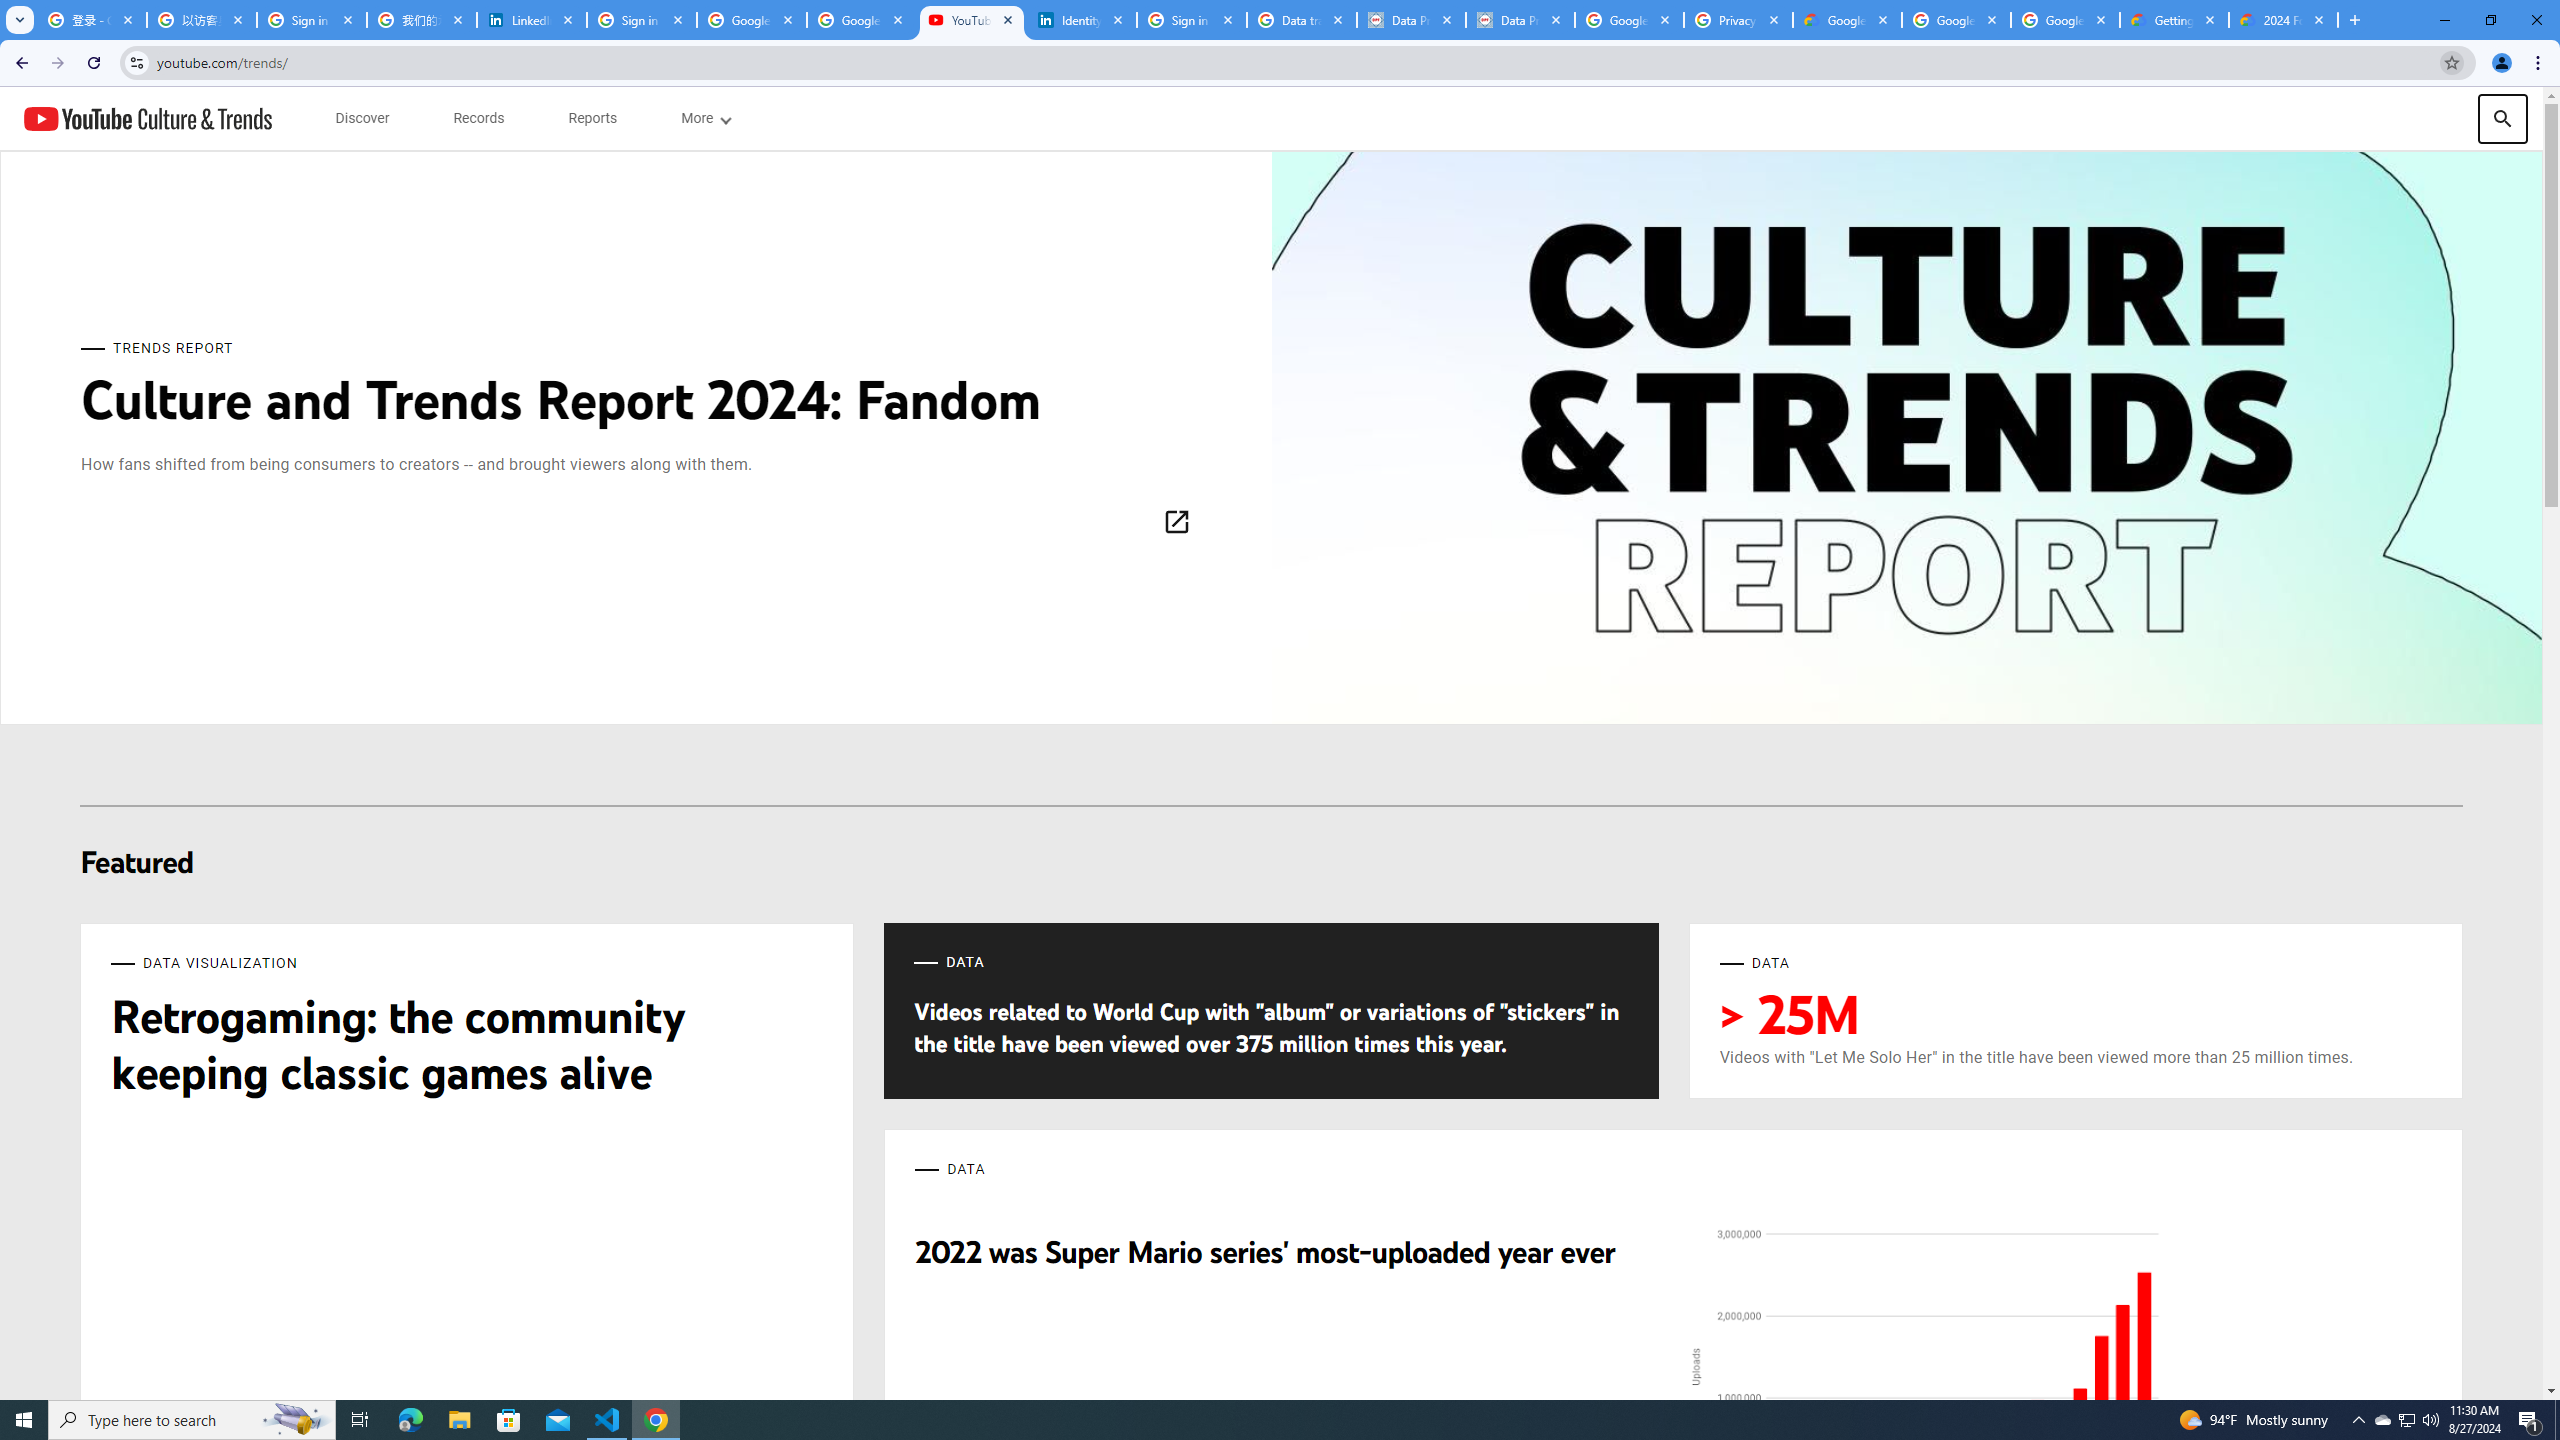 This screenshot has height=1440, width=2560. What do you see at coordinates (477, 118) in the screenshot?
I see `'subnav-Records menupopup'` at bounding box center [477, 118].